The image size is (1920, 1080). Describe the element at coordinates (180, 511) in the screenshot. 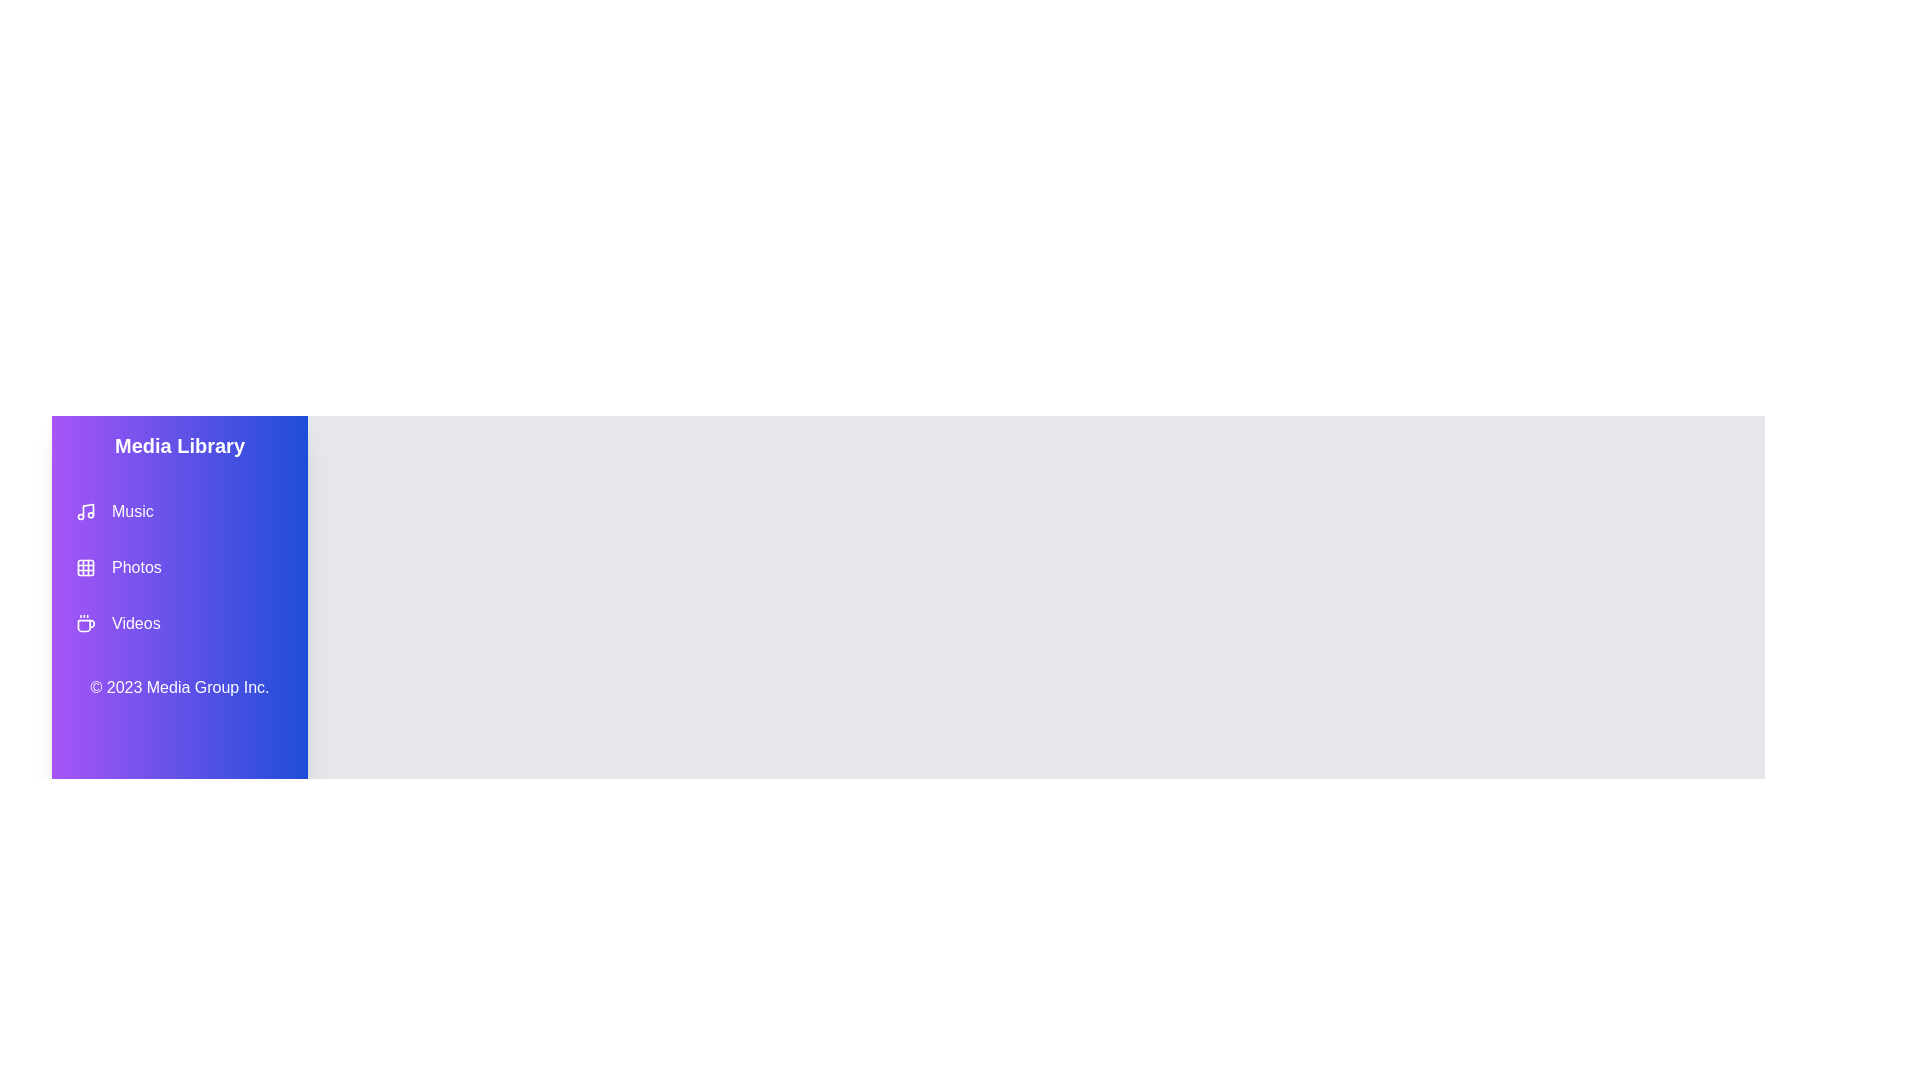

I see `the Music category to navigate to it` at that location.